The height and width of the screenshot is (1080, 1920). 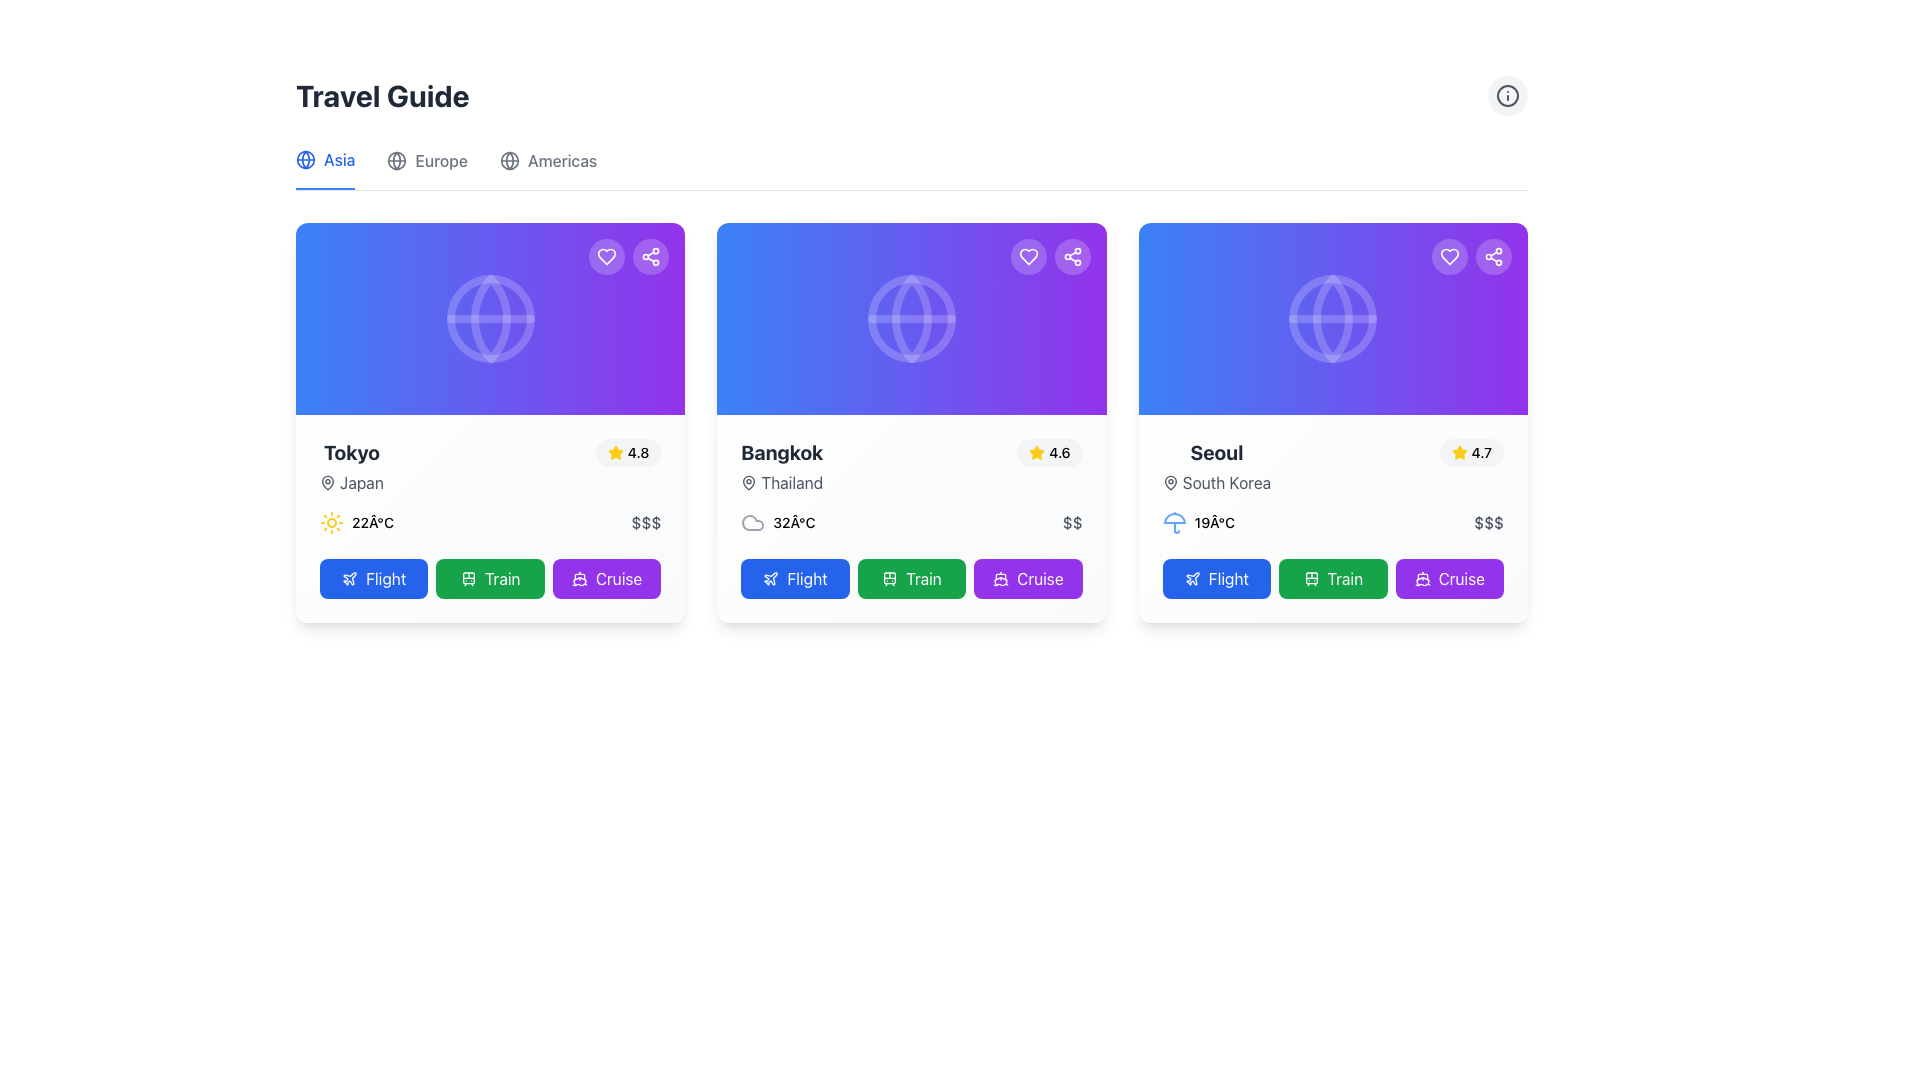 I want to click on the temperature display text label (19°C) located within the 'Seoul' card in the 'Travel Guide' interface, positioned near the umbrella icon, so click(x=1213, y=522).